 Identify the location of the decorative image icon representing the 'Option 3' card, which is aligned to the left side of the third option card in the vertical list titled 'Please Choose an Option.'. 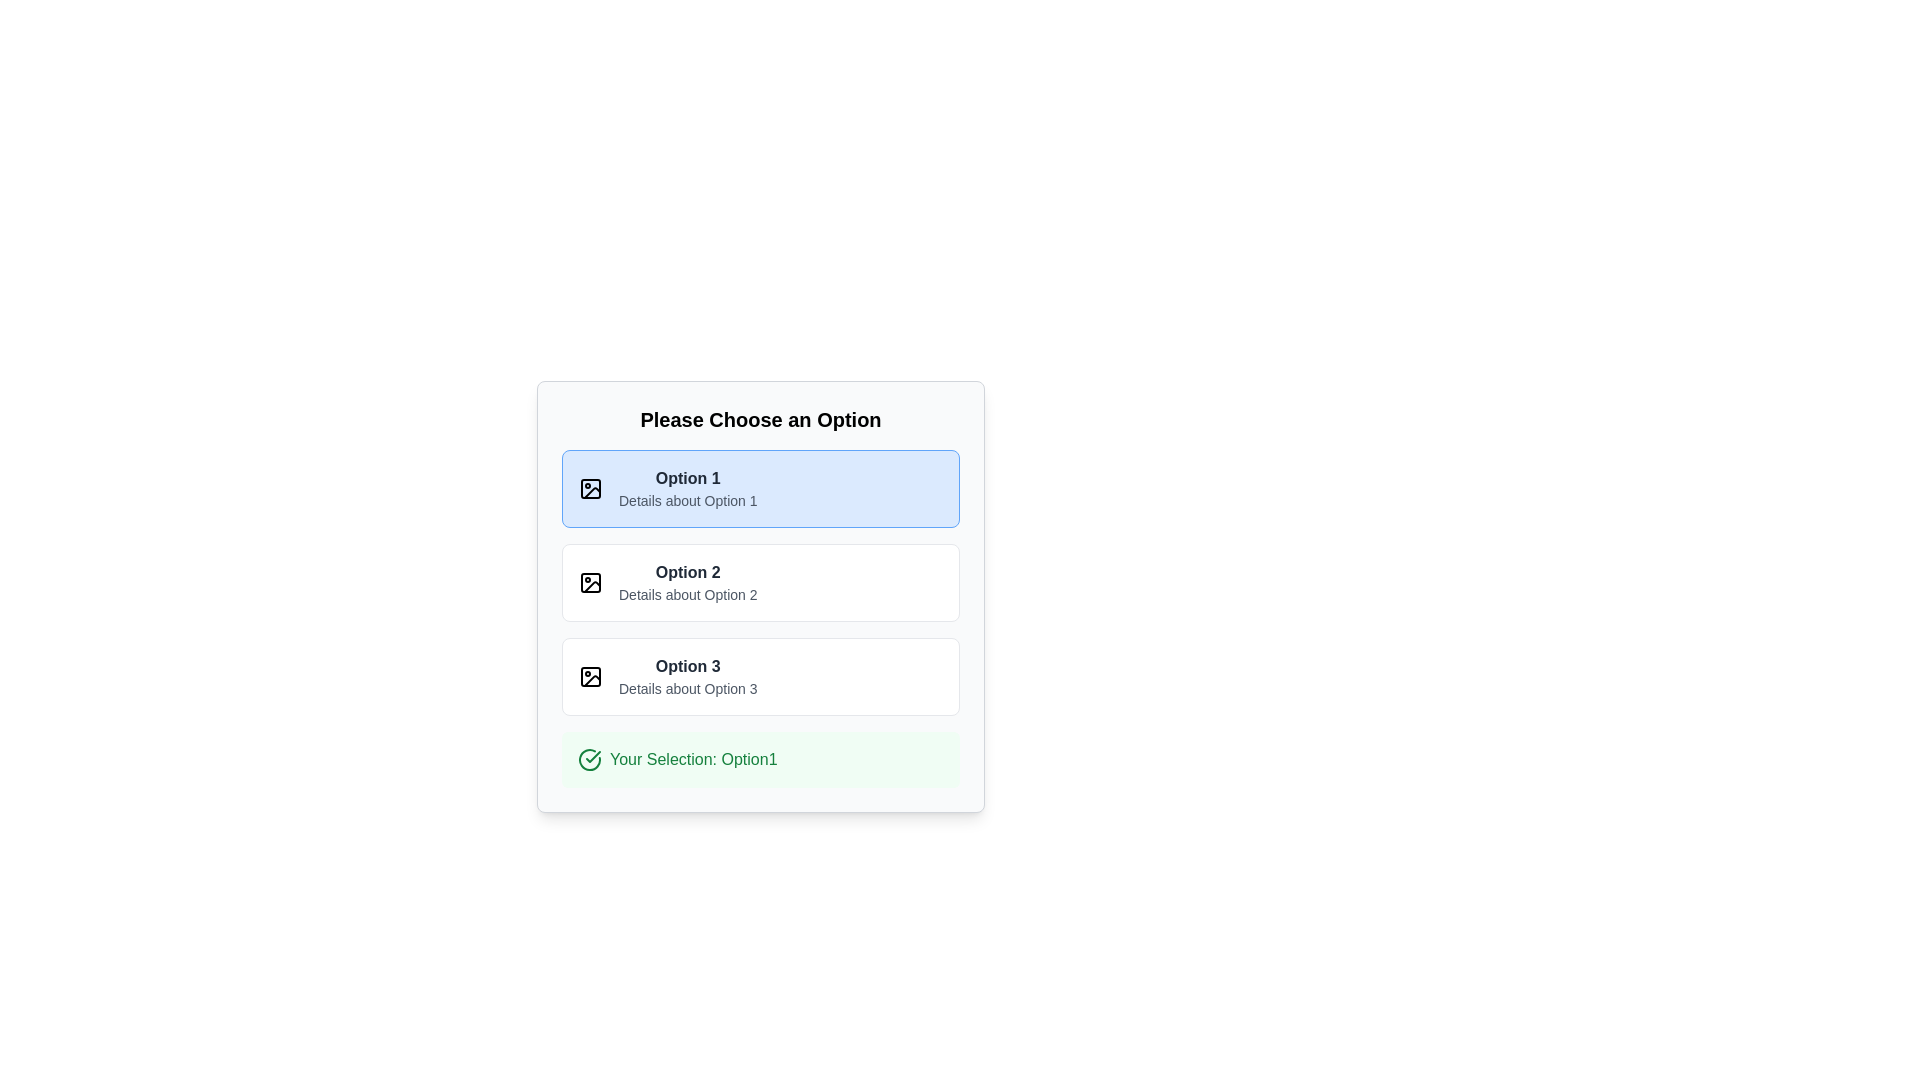
(589, 676).